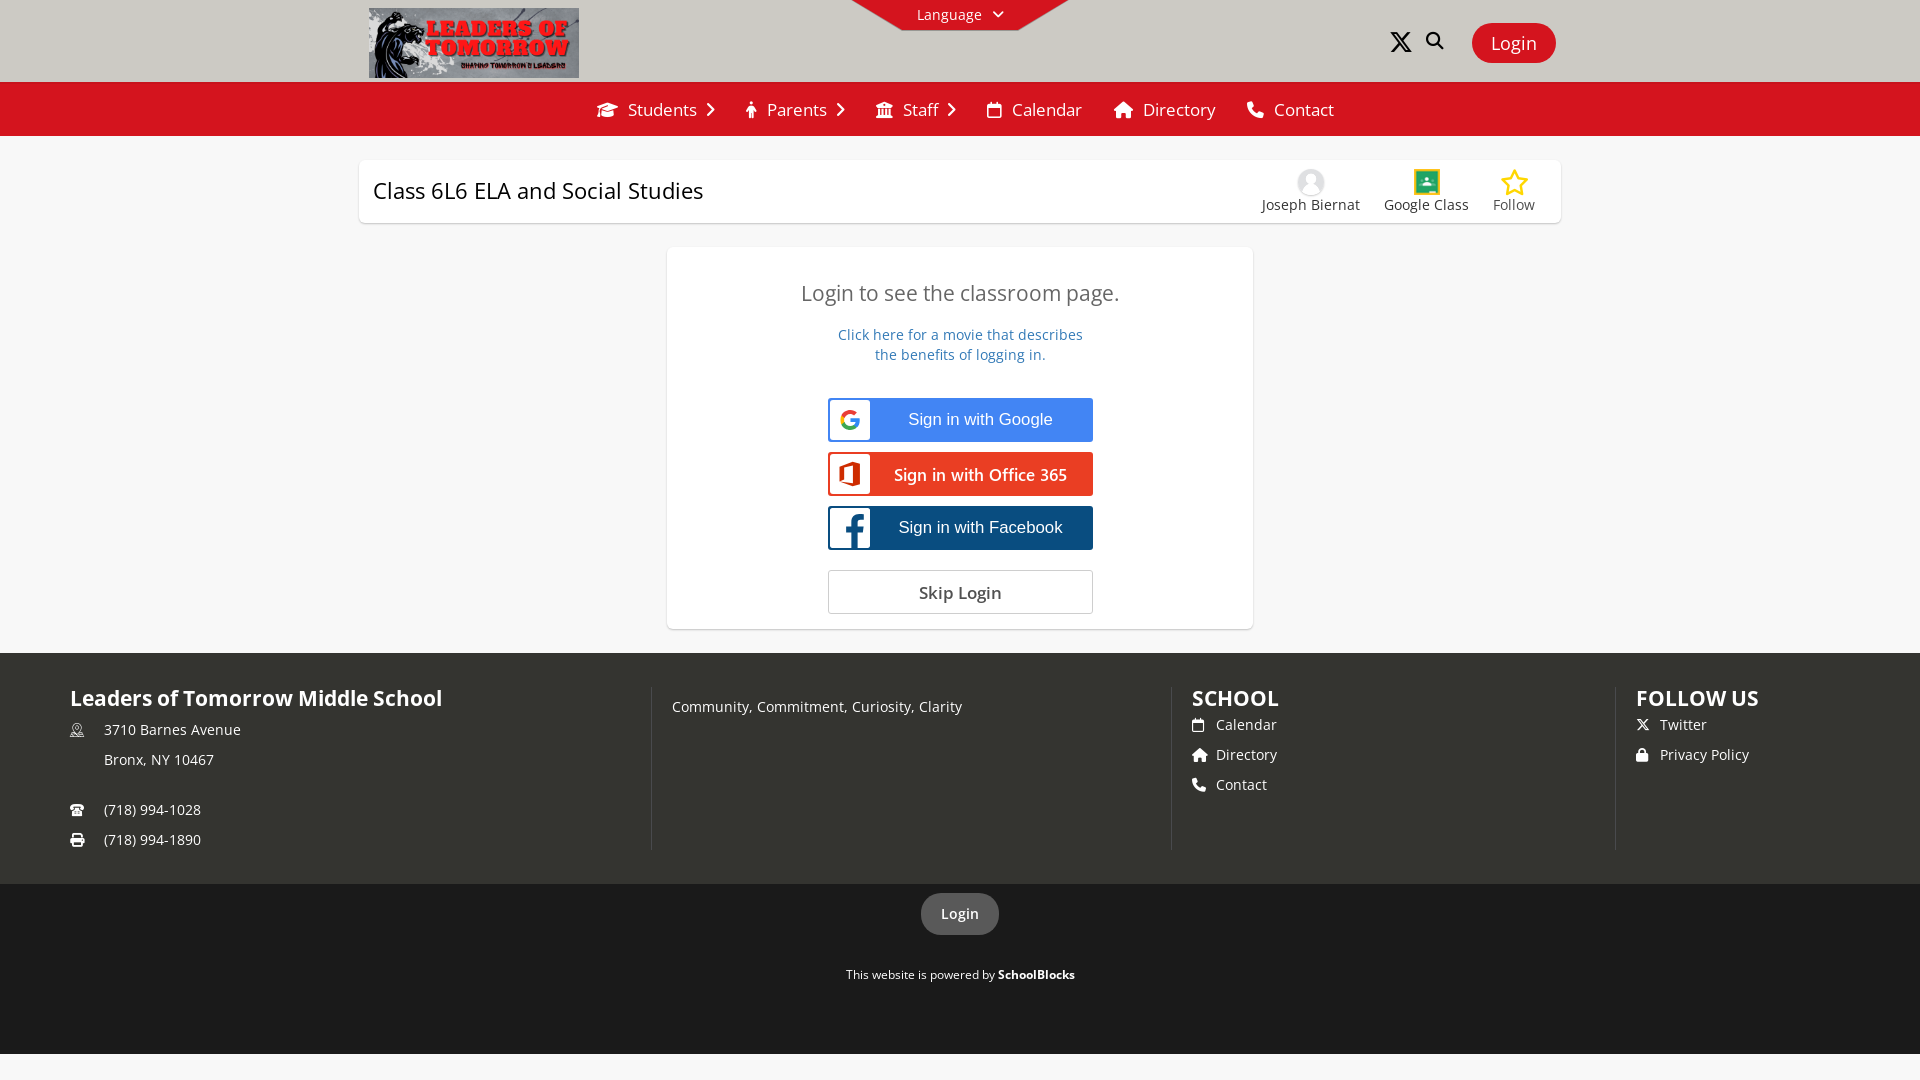 The width and height of the screenshot is (1920, 1080). I want to click on 'Directory', so click(1165, 110).